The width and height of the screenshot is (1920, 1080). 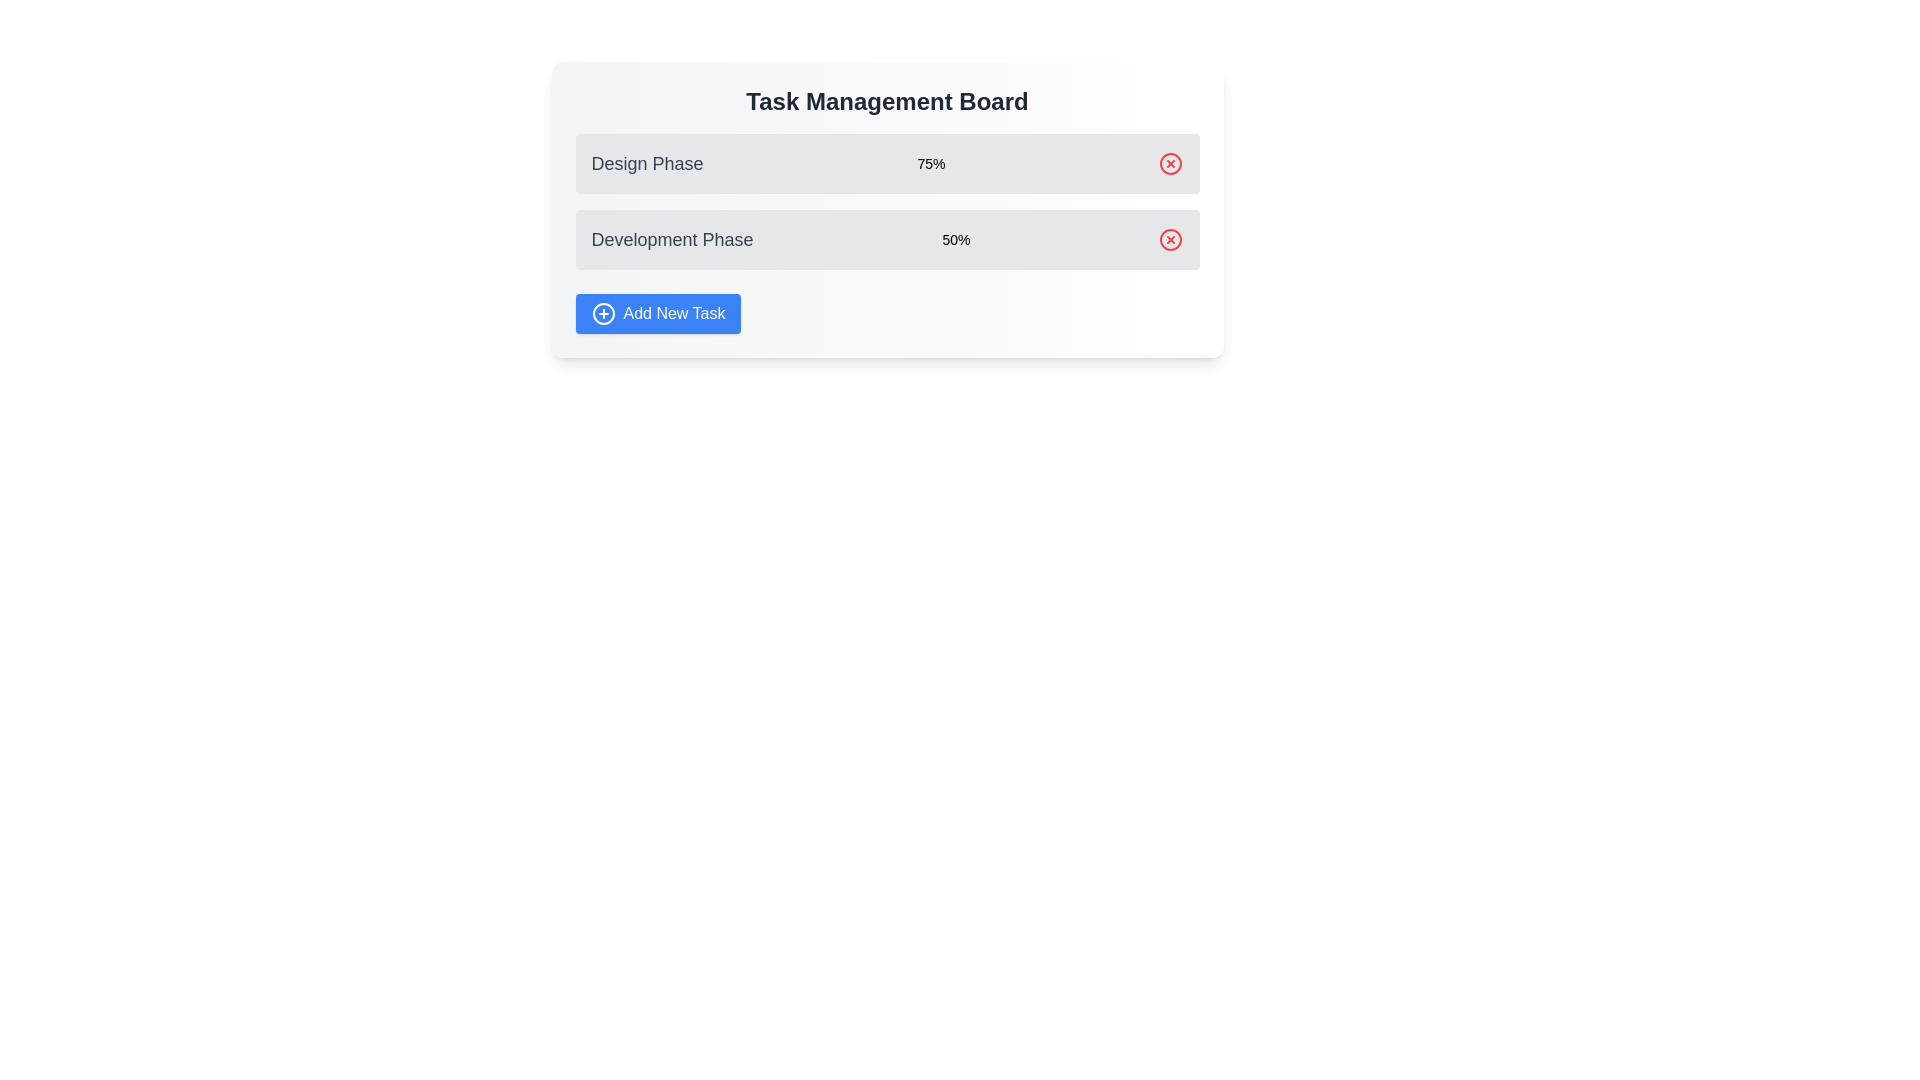 I want to click on the informational text label that displays the progress percentage for the 'Design Phase' task, located on the right end of the first row in the task management interface, so click(x=930, y=163).